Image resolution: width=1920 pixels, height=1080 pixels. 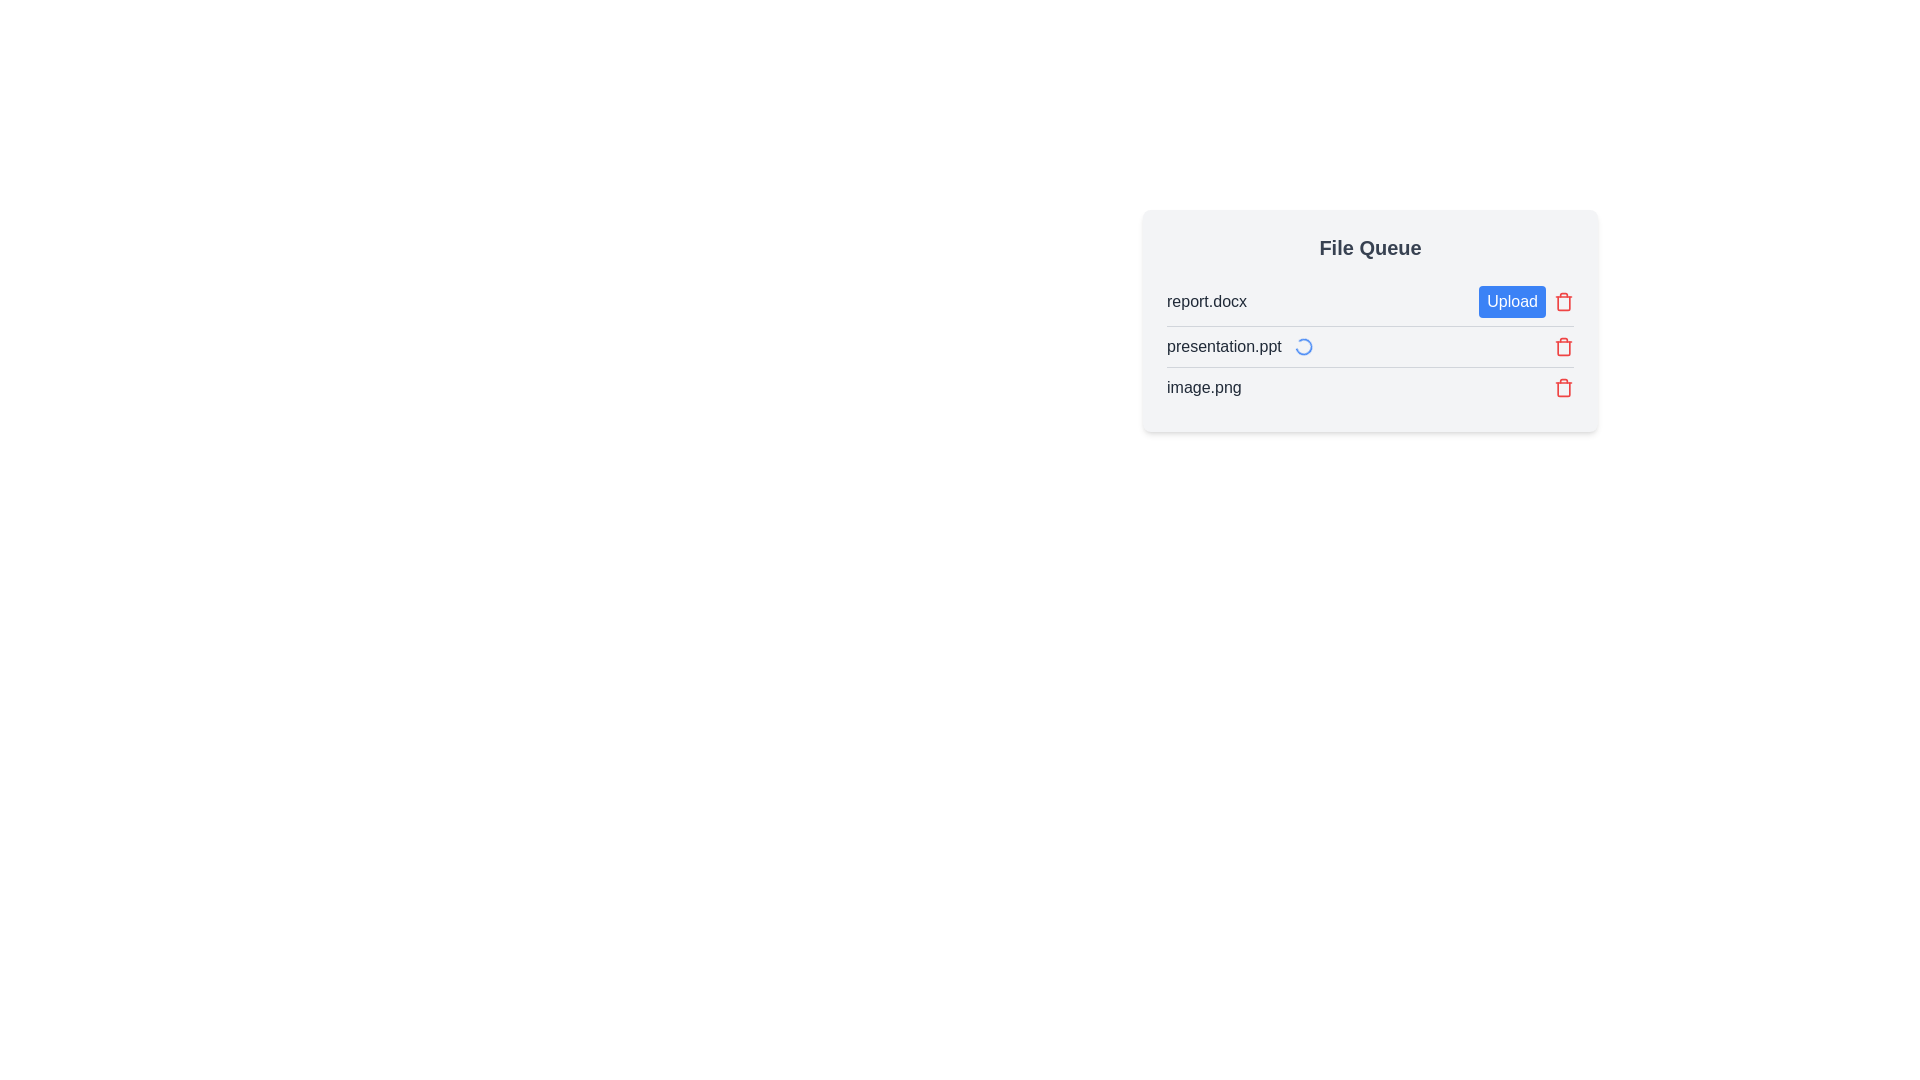 I want to click on the middle segment of the trash can icon, which is a vector graphic element within the SVG image, typically used to signify a delete action, so click(x=1563, y=346).